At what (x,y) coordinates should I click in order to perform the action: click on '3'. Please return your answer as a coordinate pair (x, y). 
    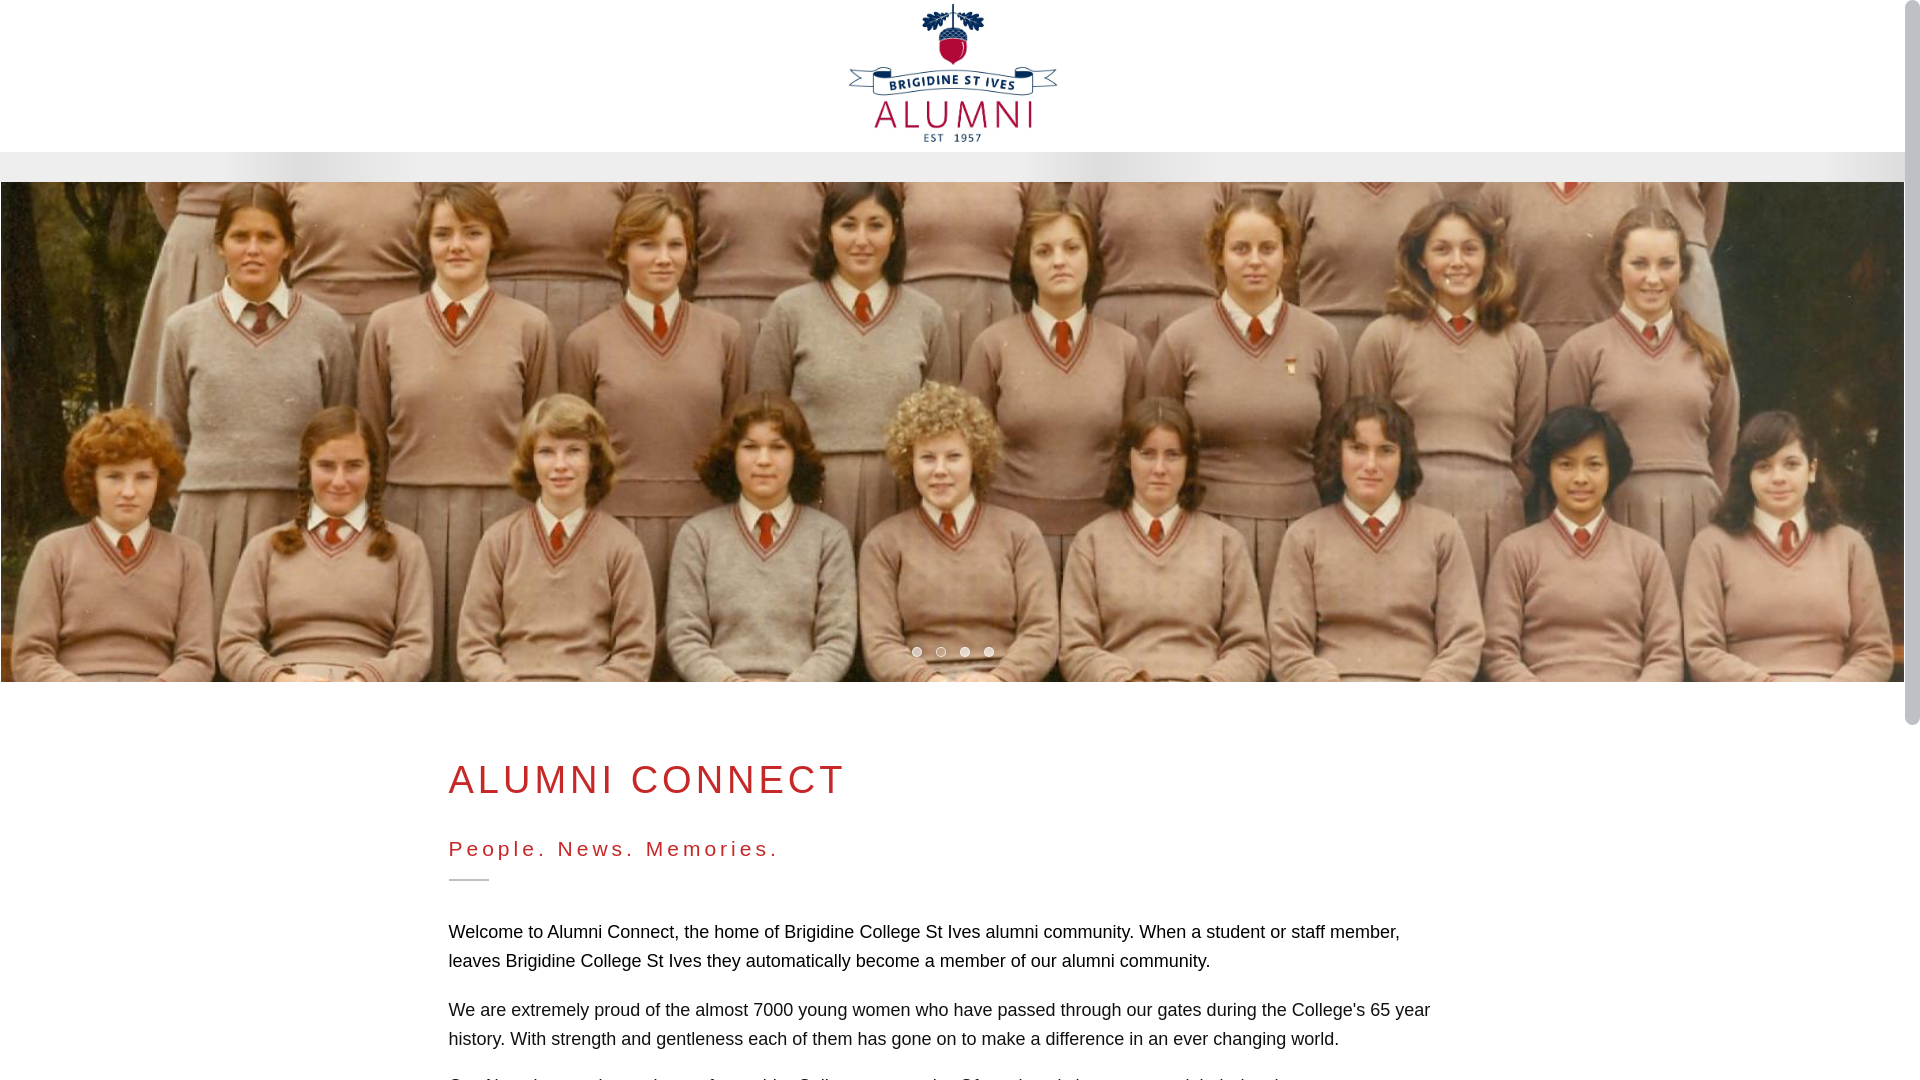
    Looking at the image, I should click on (964, 652).